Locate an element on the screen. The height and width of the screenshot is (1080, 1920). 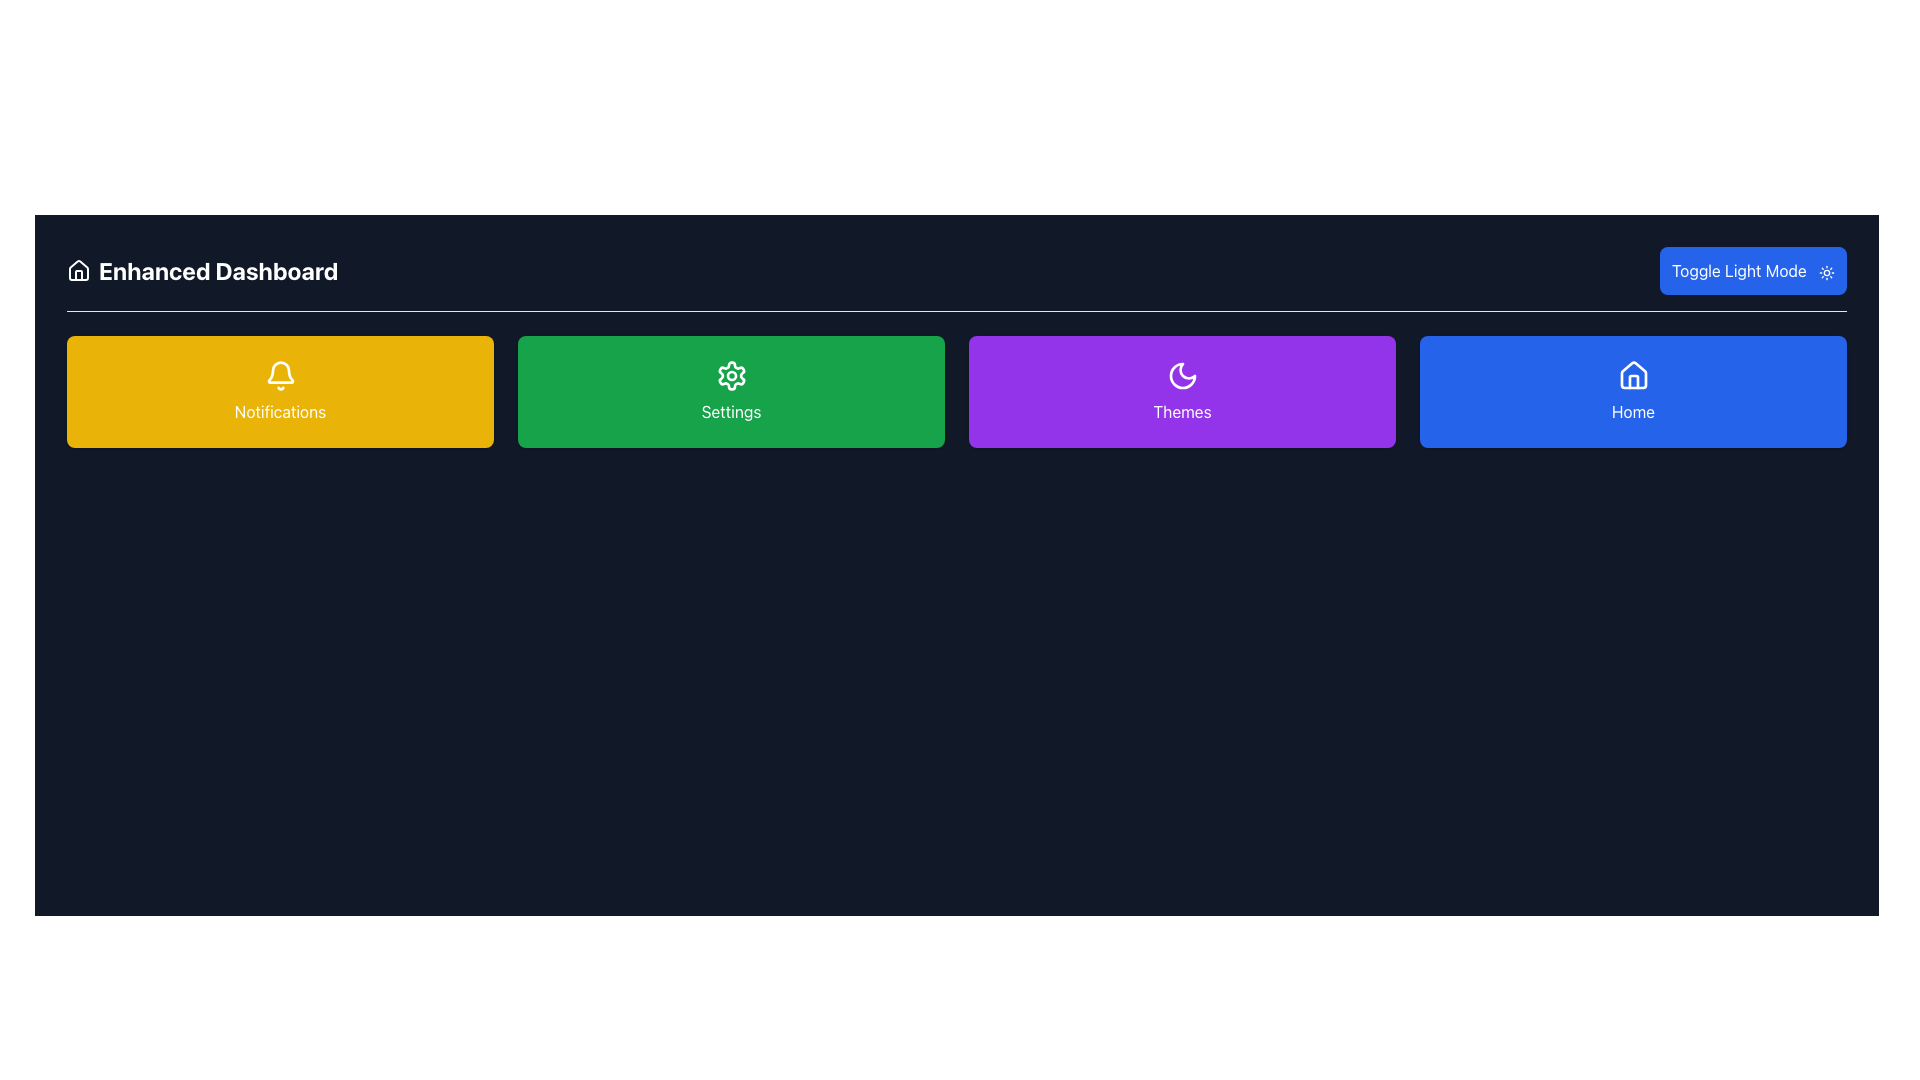
the purple 'Themes' button featuring a white moon icon is located at coordinates (1182, 392).